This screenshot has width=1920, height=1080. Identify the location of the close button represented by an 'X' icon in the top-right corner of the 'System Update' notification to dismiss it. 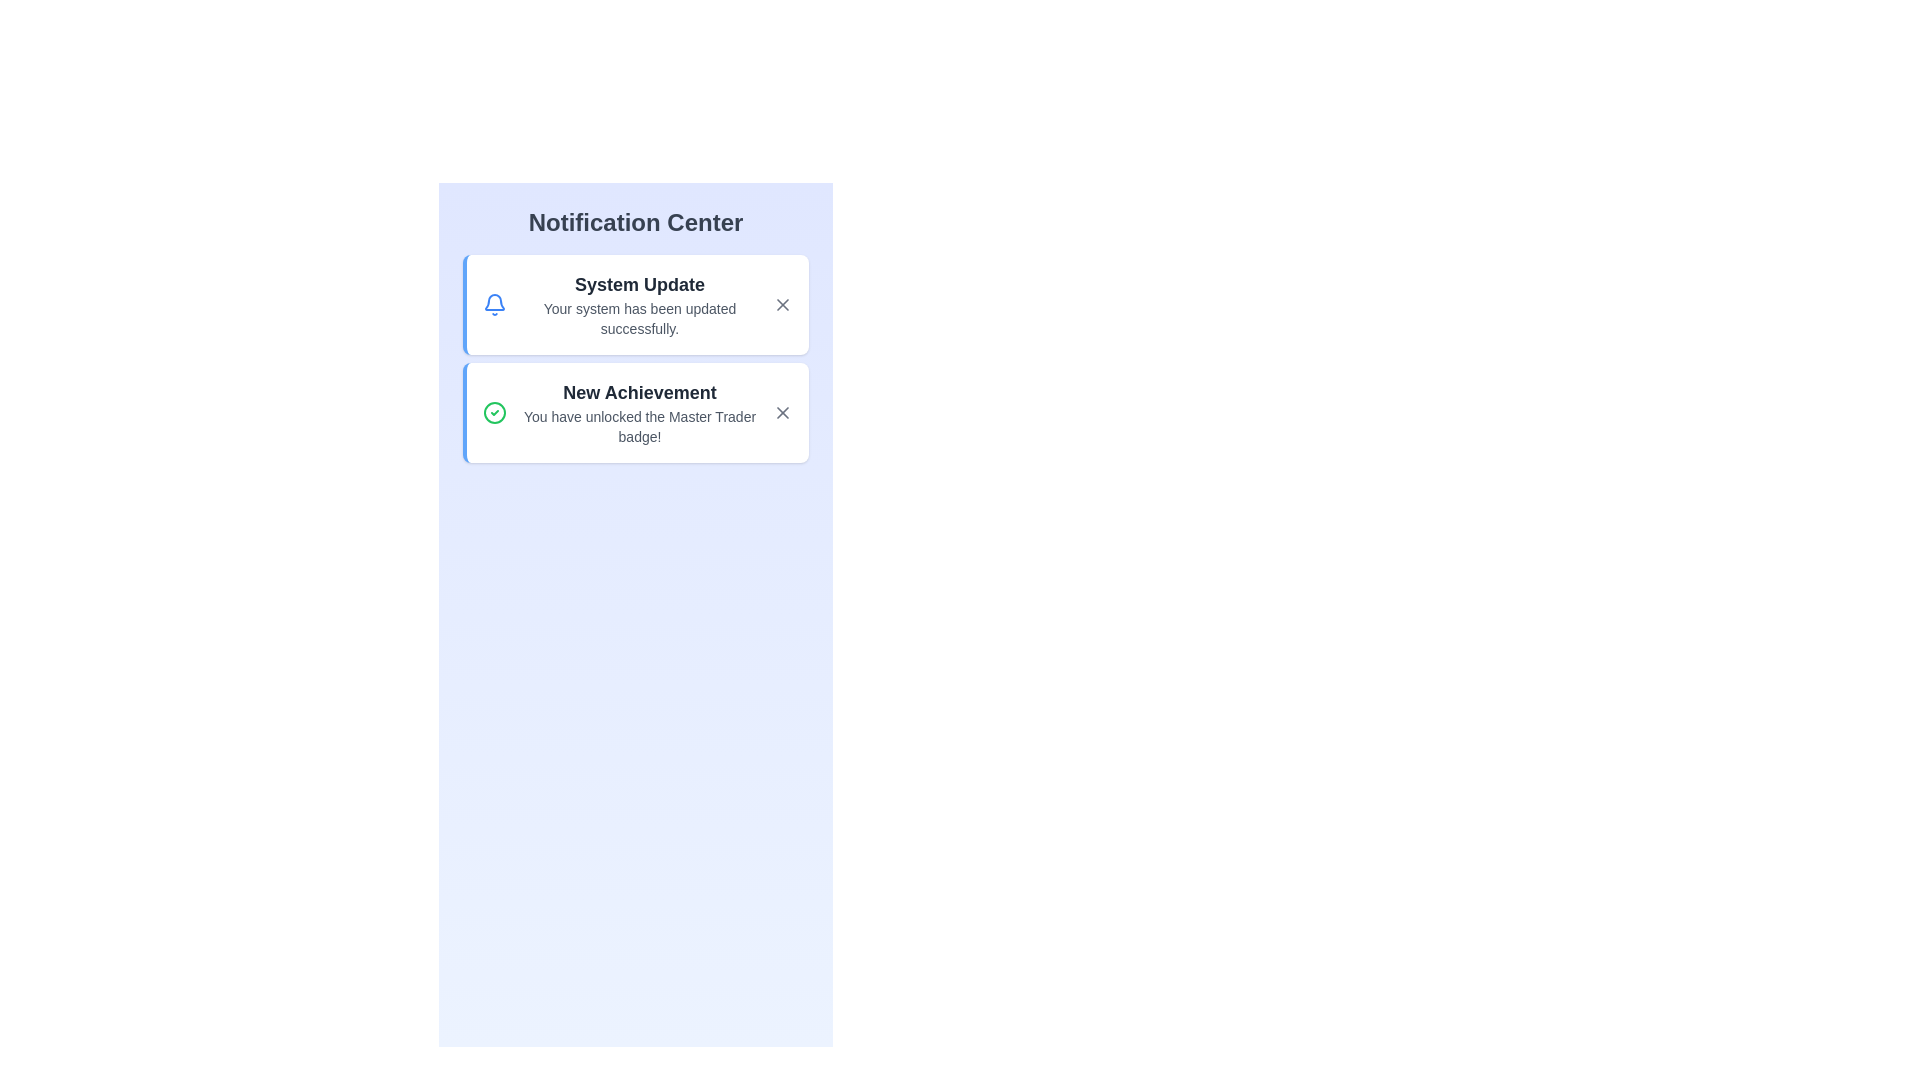
(781, 304).